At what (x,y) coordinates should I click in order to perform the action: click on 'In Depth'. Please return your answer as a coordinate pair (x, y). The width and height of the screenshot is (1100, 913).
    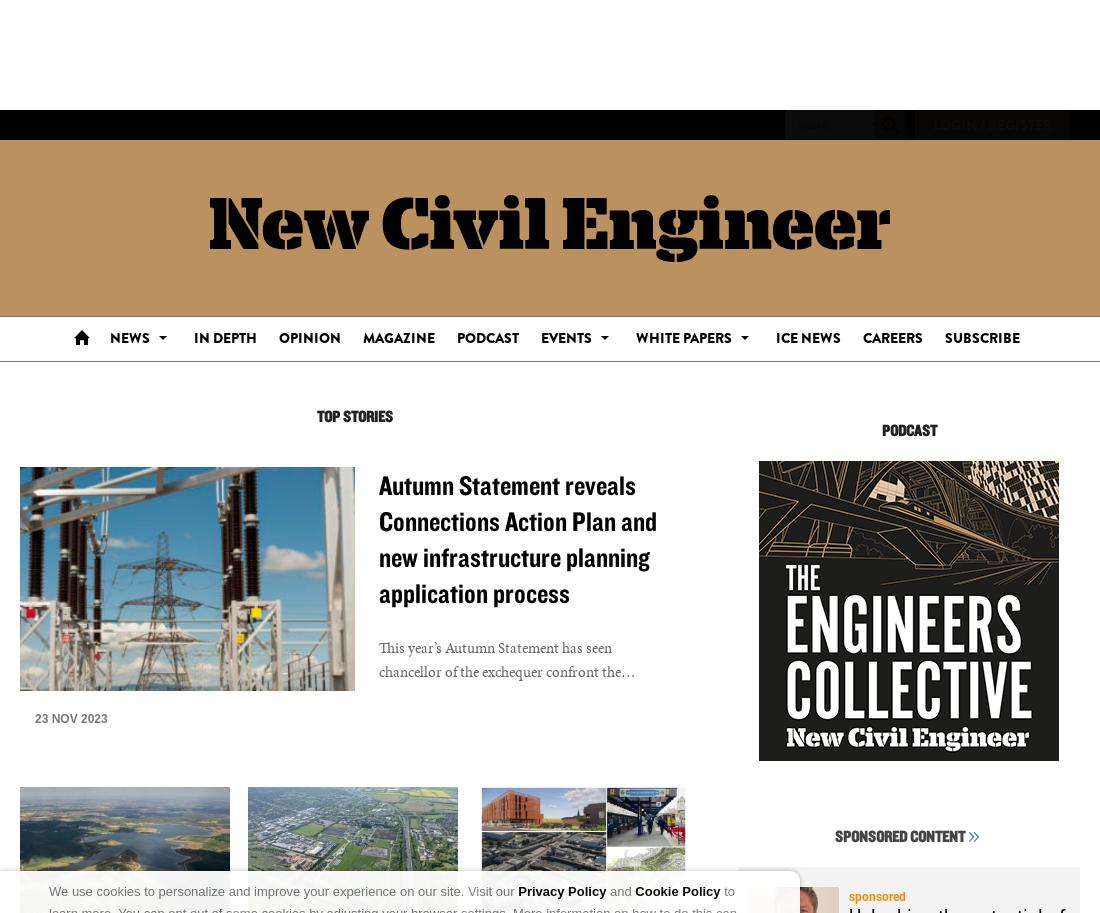
    Looking at the image, I should click on (225, 337).